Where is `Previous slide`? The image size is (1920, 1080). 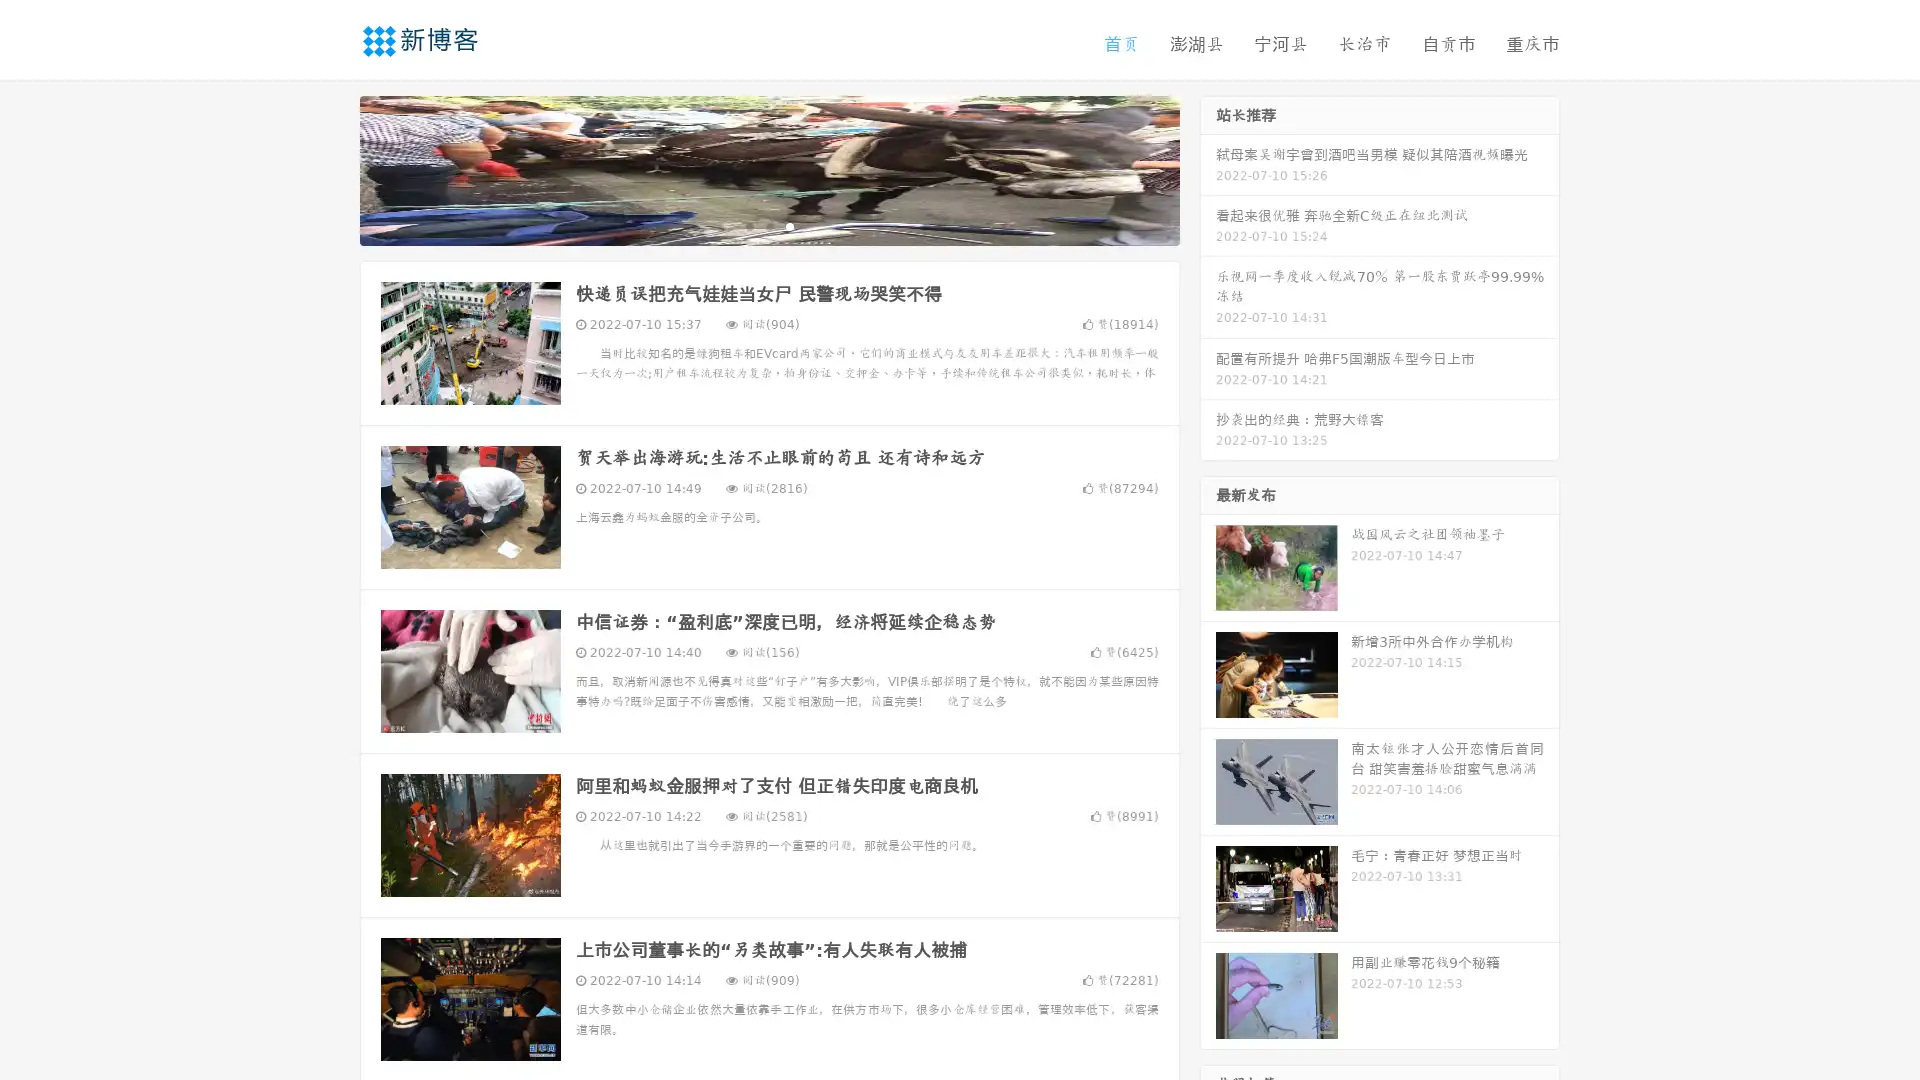
Previous slide is located at coordinates (330, 168).